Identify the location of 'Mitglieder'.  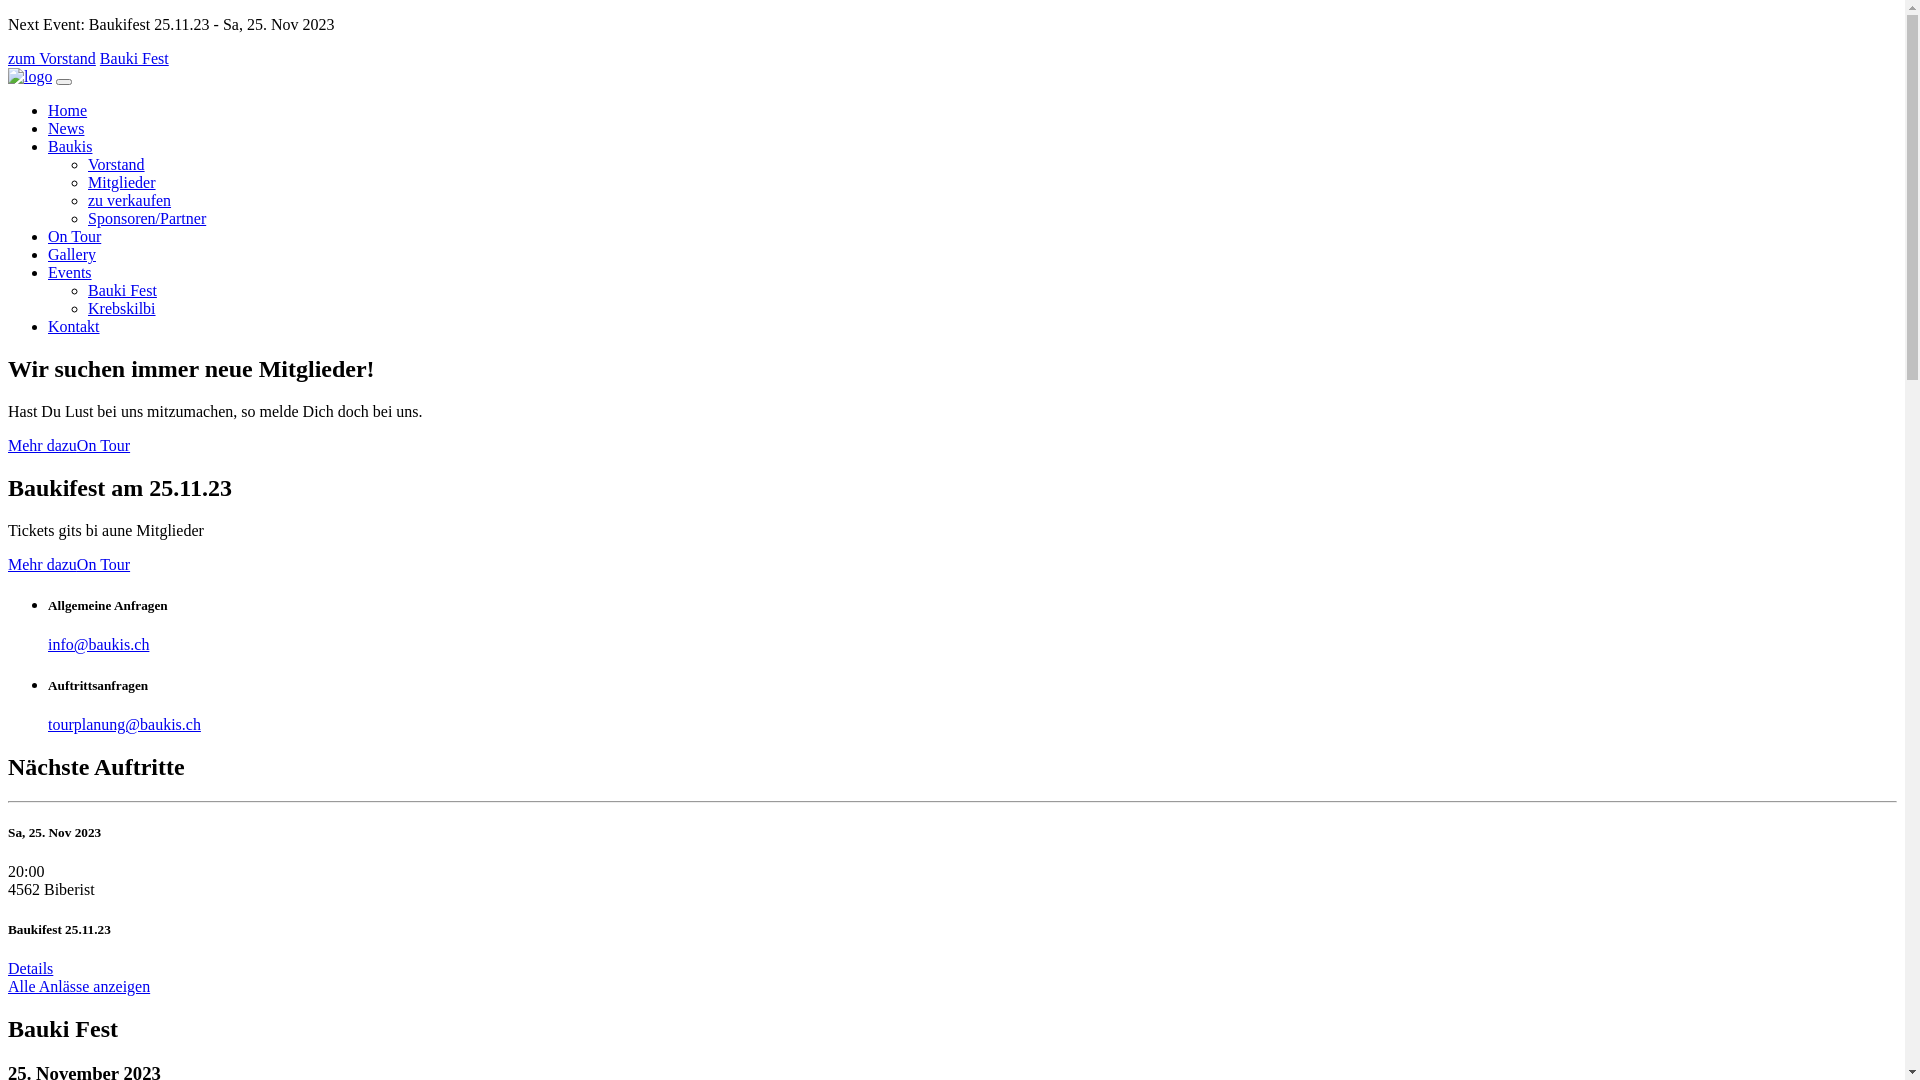
(86, 182).